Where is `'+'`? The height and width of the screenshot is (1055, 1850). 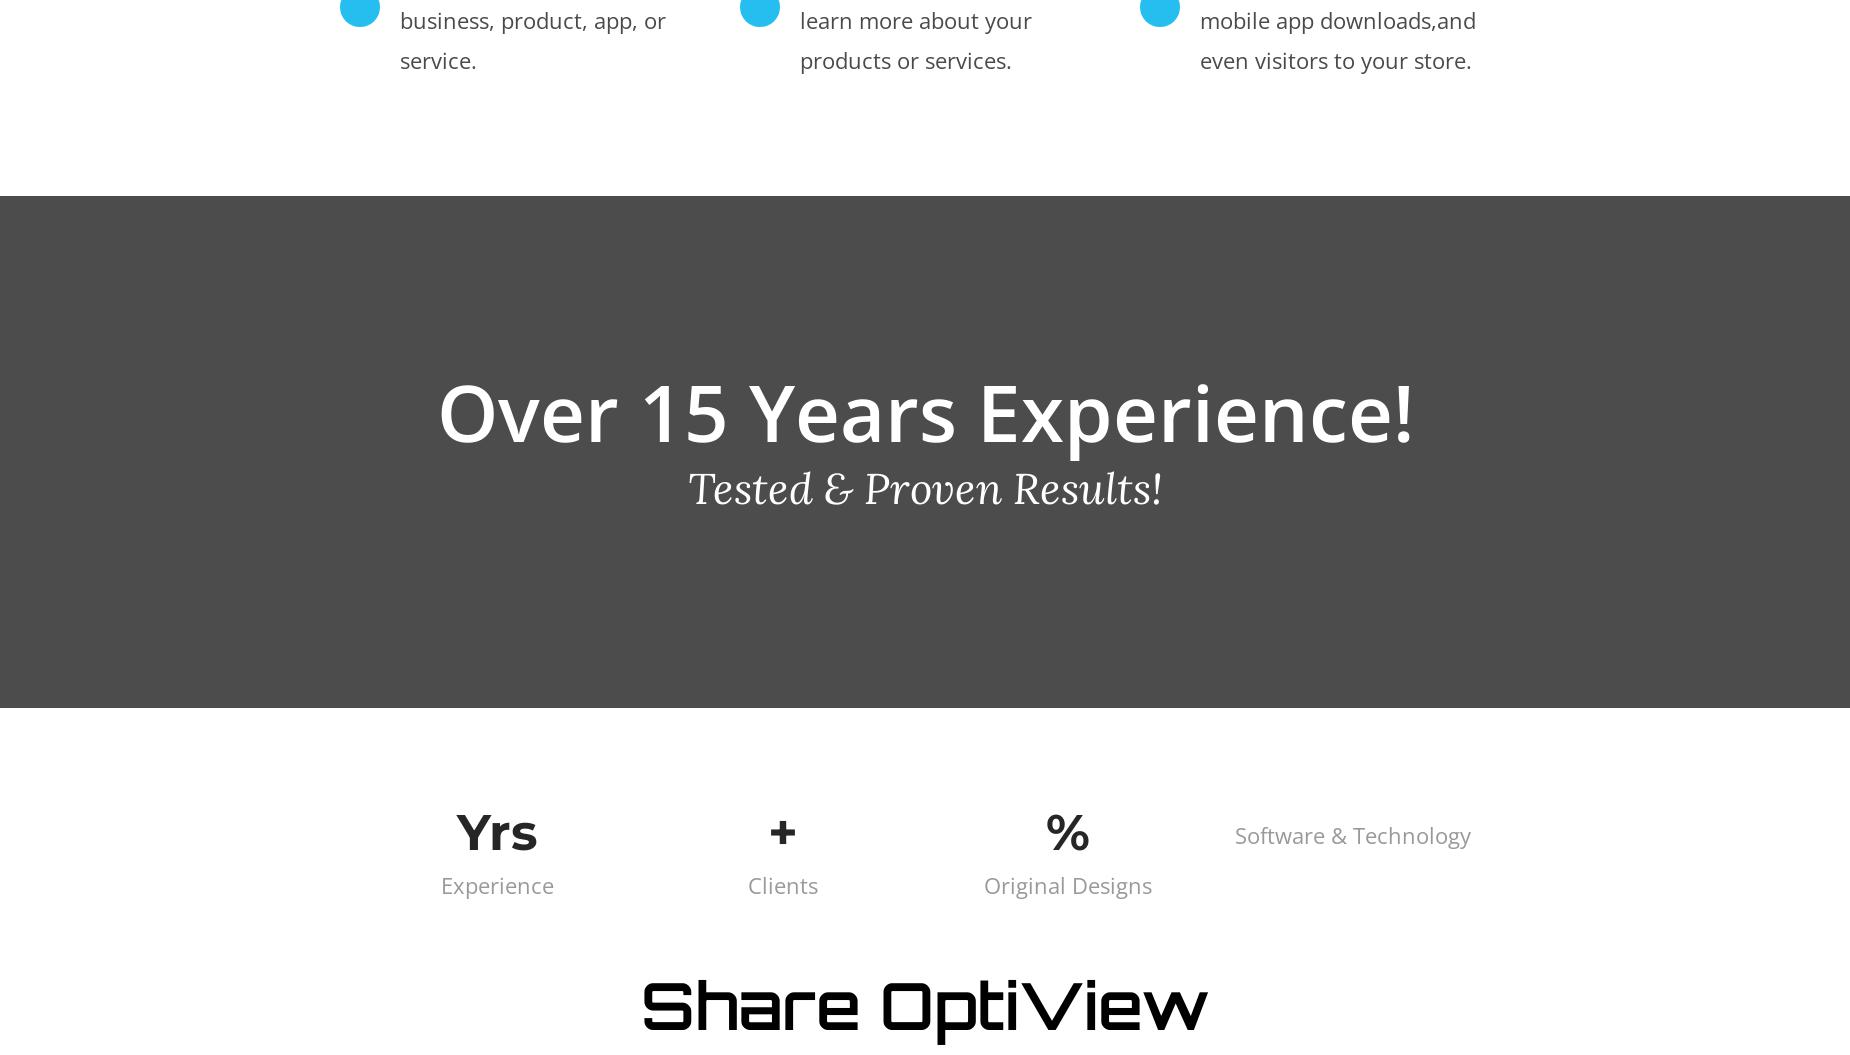
'+' is located at coordinates (781, 831).